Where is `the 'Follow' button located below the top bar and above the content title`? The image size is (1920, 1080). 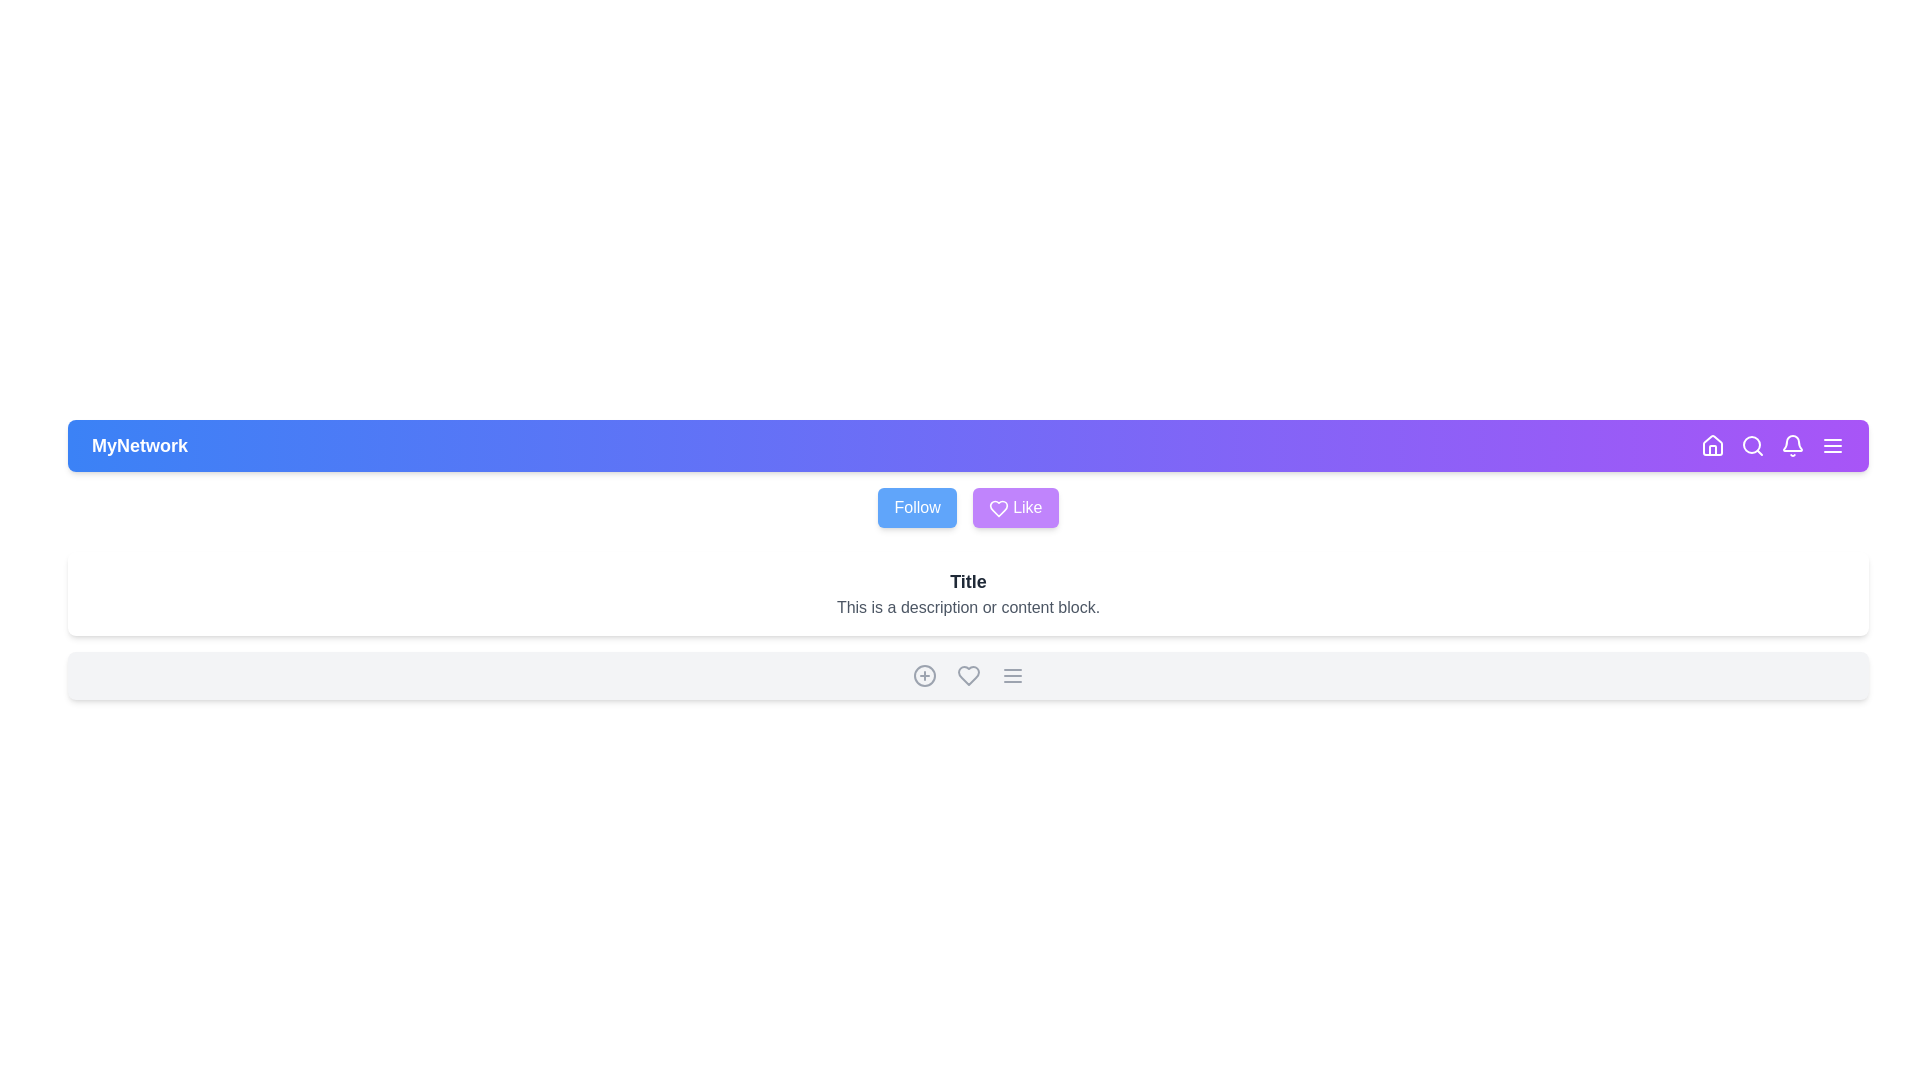 the 'Follow' button located below the top bar and above the content title is located at coordinates (916, 507).